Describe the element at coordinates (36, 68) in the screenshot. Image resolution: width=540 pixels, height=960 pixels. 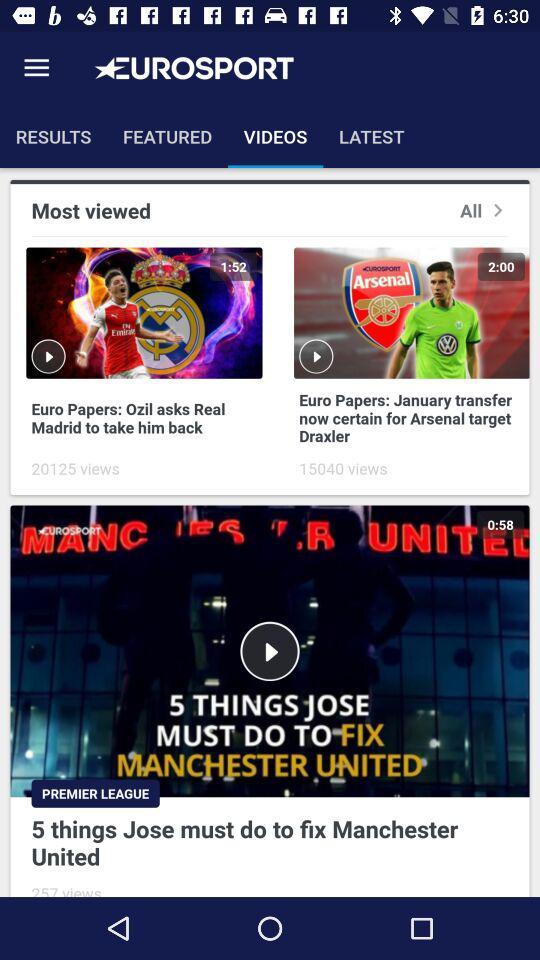
I see `item above results` at that location.